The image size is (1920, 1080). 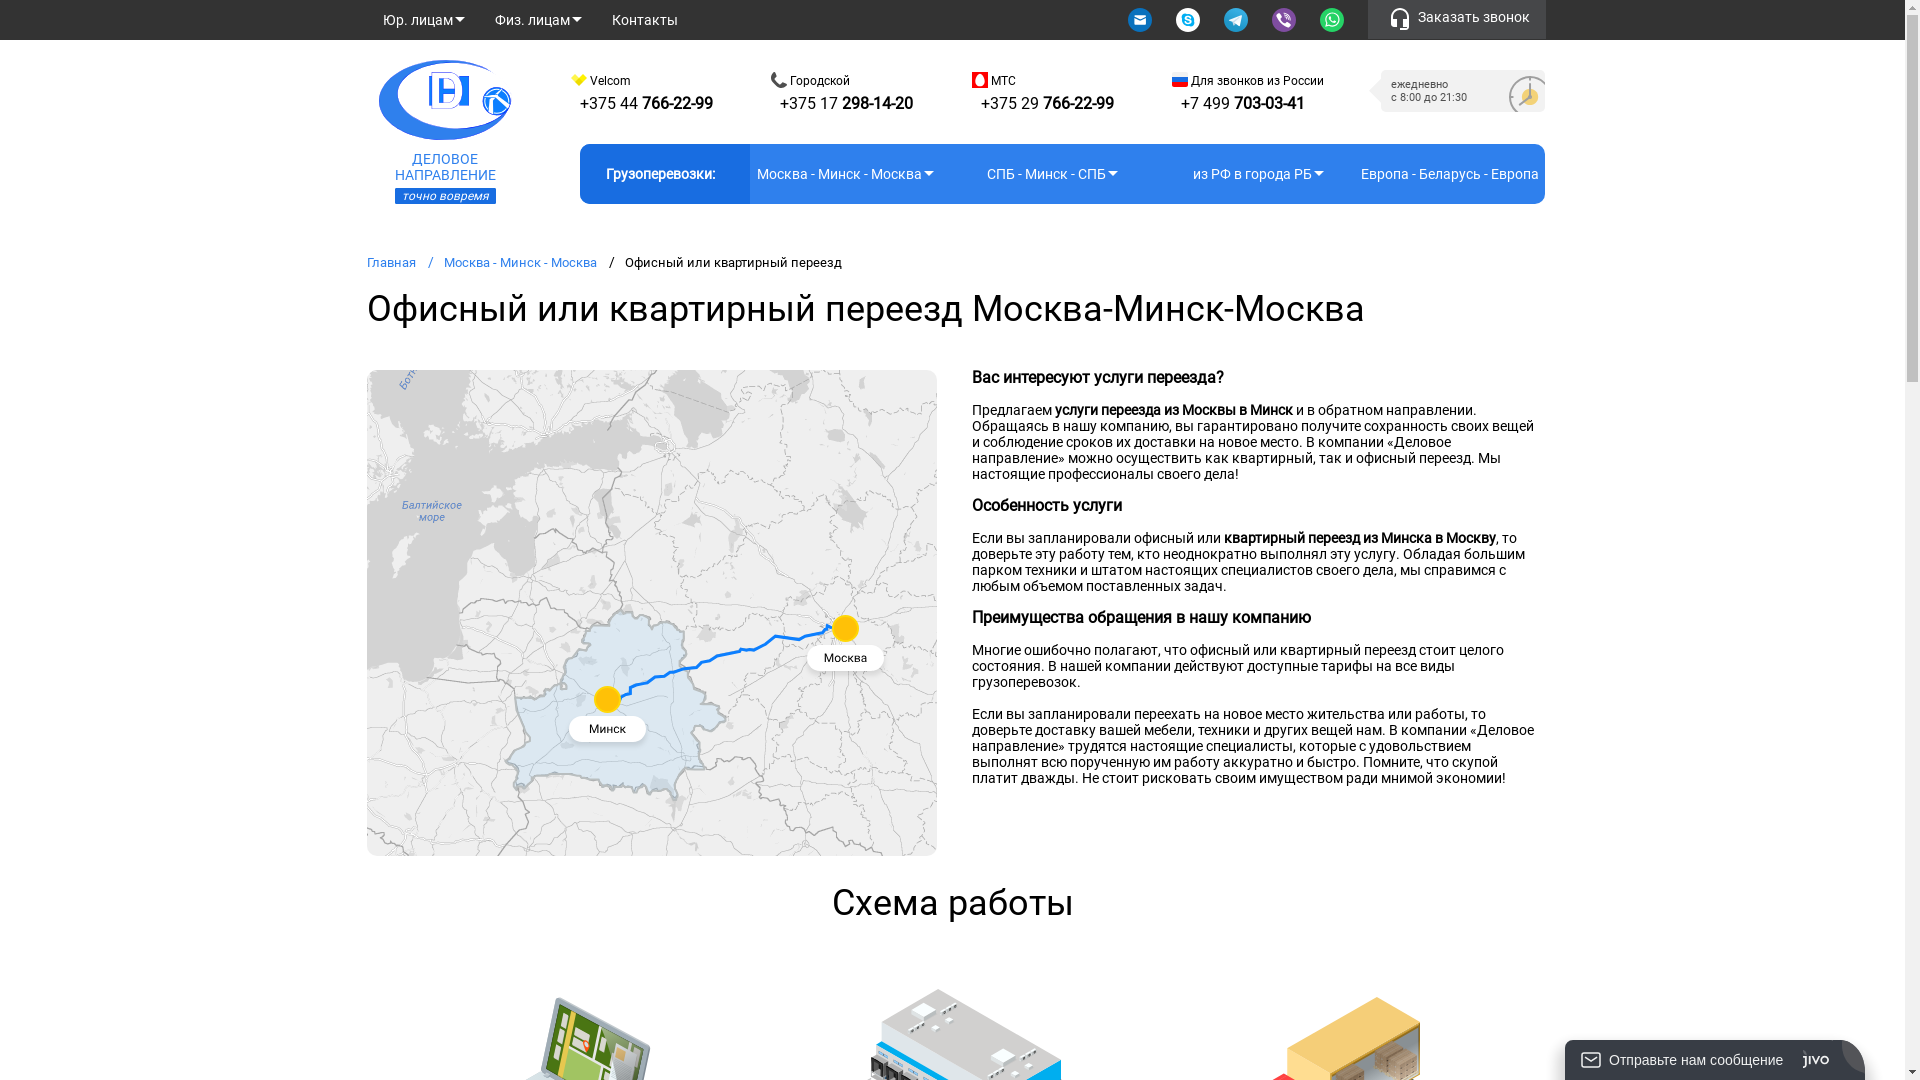 What do you see at coordinates (1045, 103) in the screenshot?
I see `'+375 29 766-22-99'` at bounding box center [1045, 103].